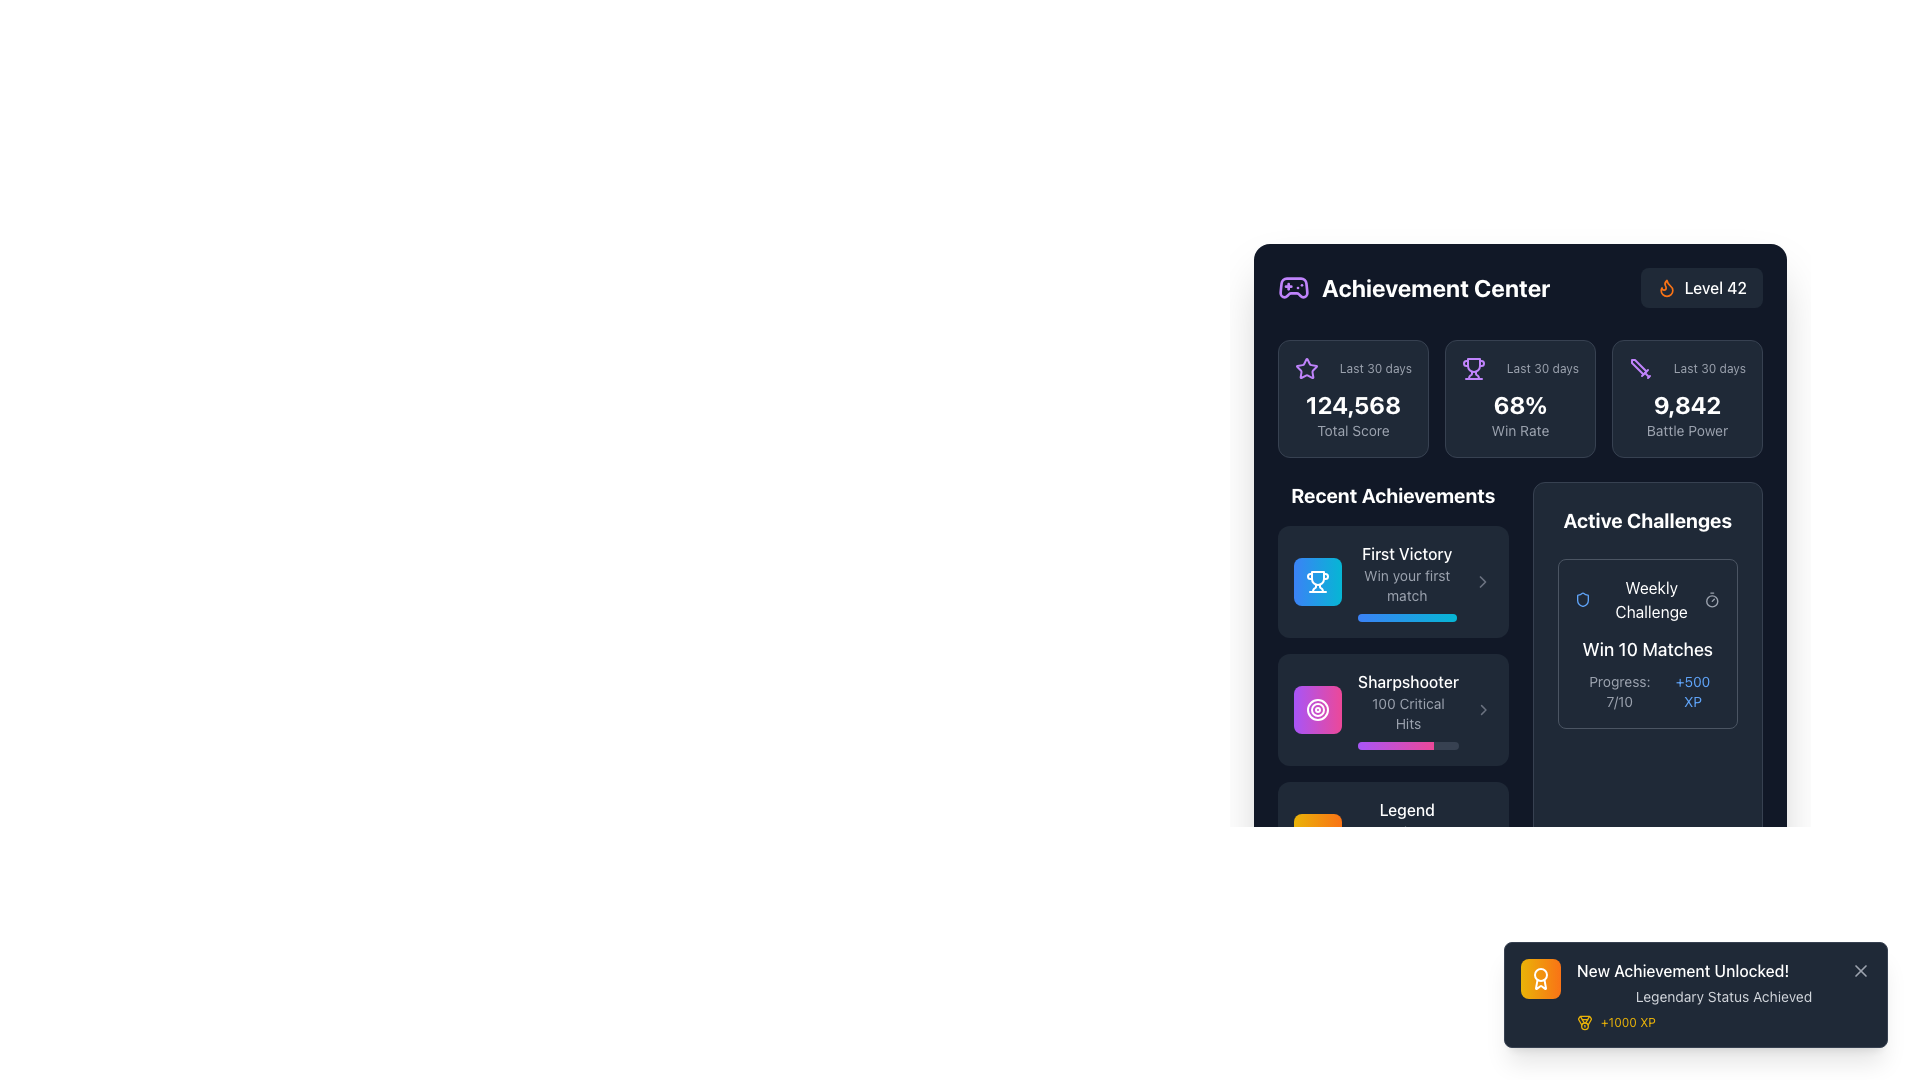 This screenshot has height=1080, width=1920. Describe the element at coordinates (1318, 578) in the screenshot. I see `the trophy icon representing the Win Rate metric in the Achievement Center interface, which is styled with clean lines and positioned in the middle of the row of statistics` at that location.